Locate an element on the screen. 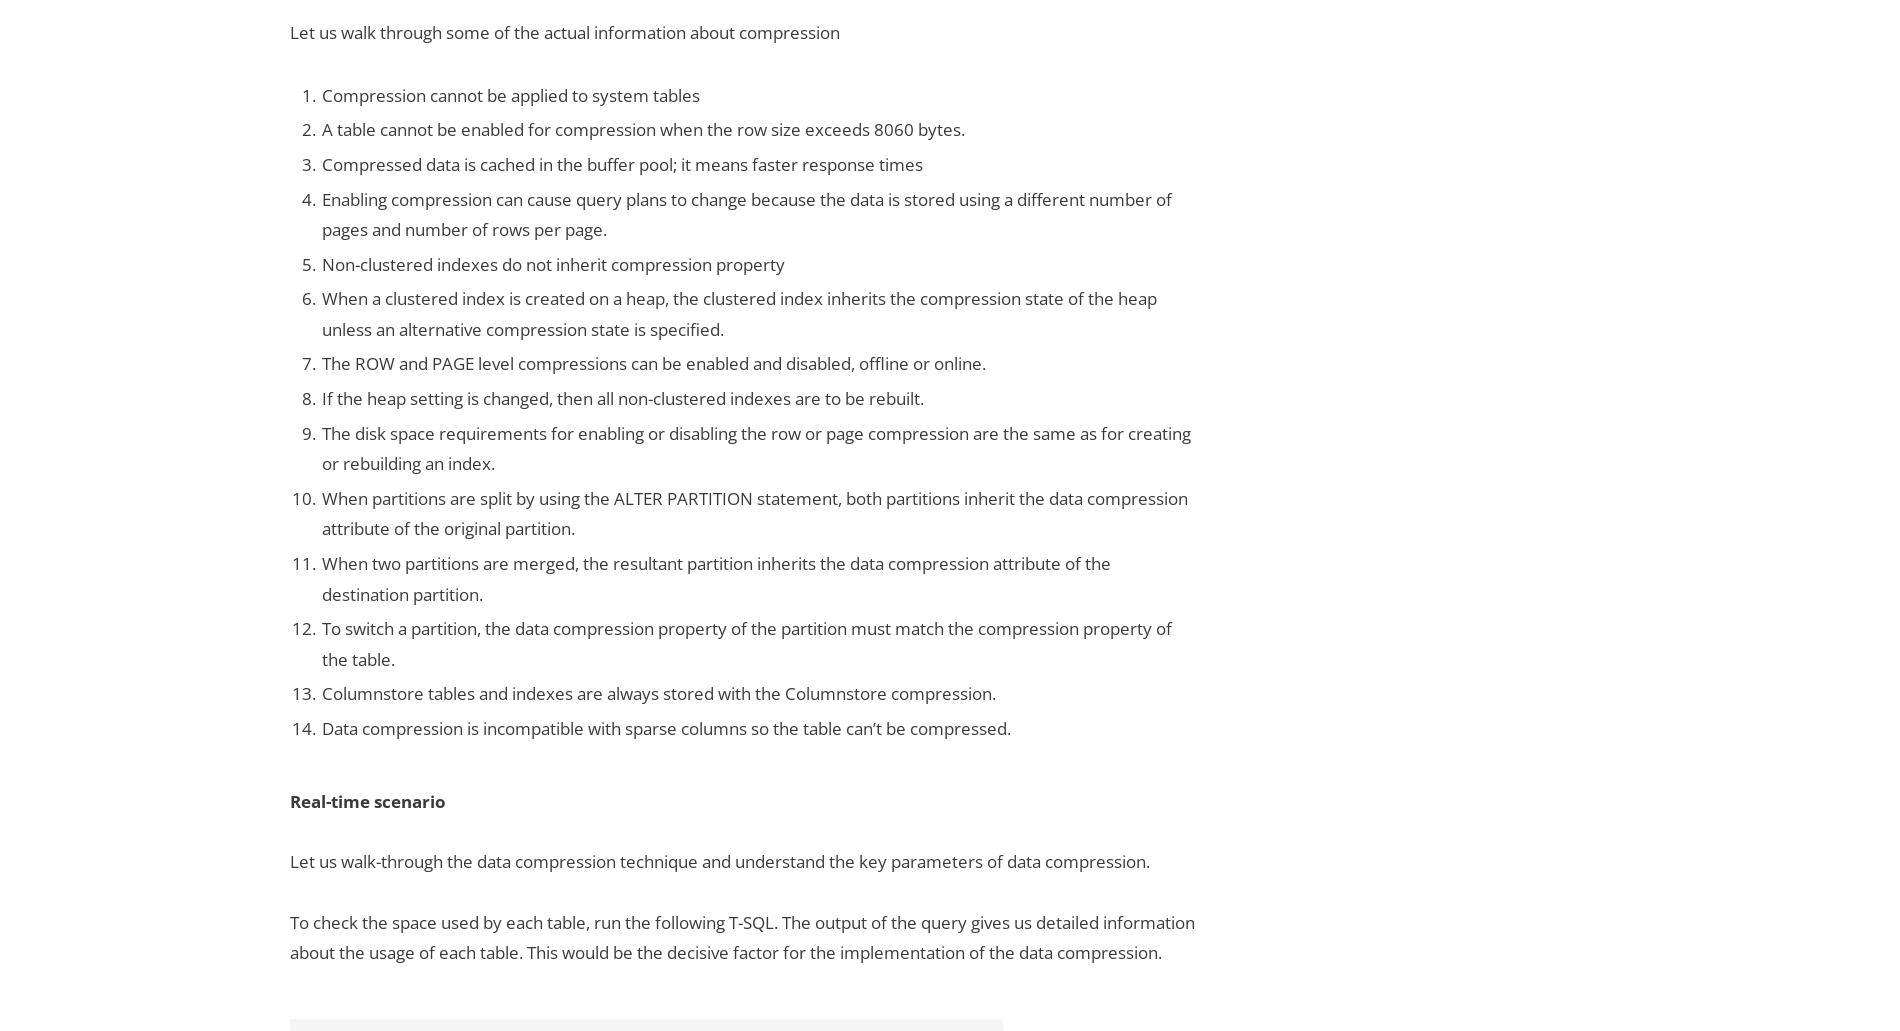 Image resolution: width=1900 pixels, height=1031 pixels. 'Compression cannot be applied to system tables' is located at coordinates (510, 94).